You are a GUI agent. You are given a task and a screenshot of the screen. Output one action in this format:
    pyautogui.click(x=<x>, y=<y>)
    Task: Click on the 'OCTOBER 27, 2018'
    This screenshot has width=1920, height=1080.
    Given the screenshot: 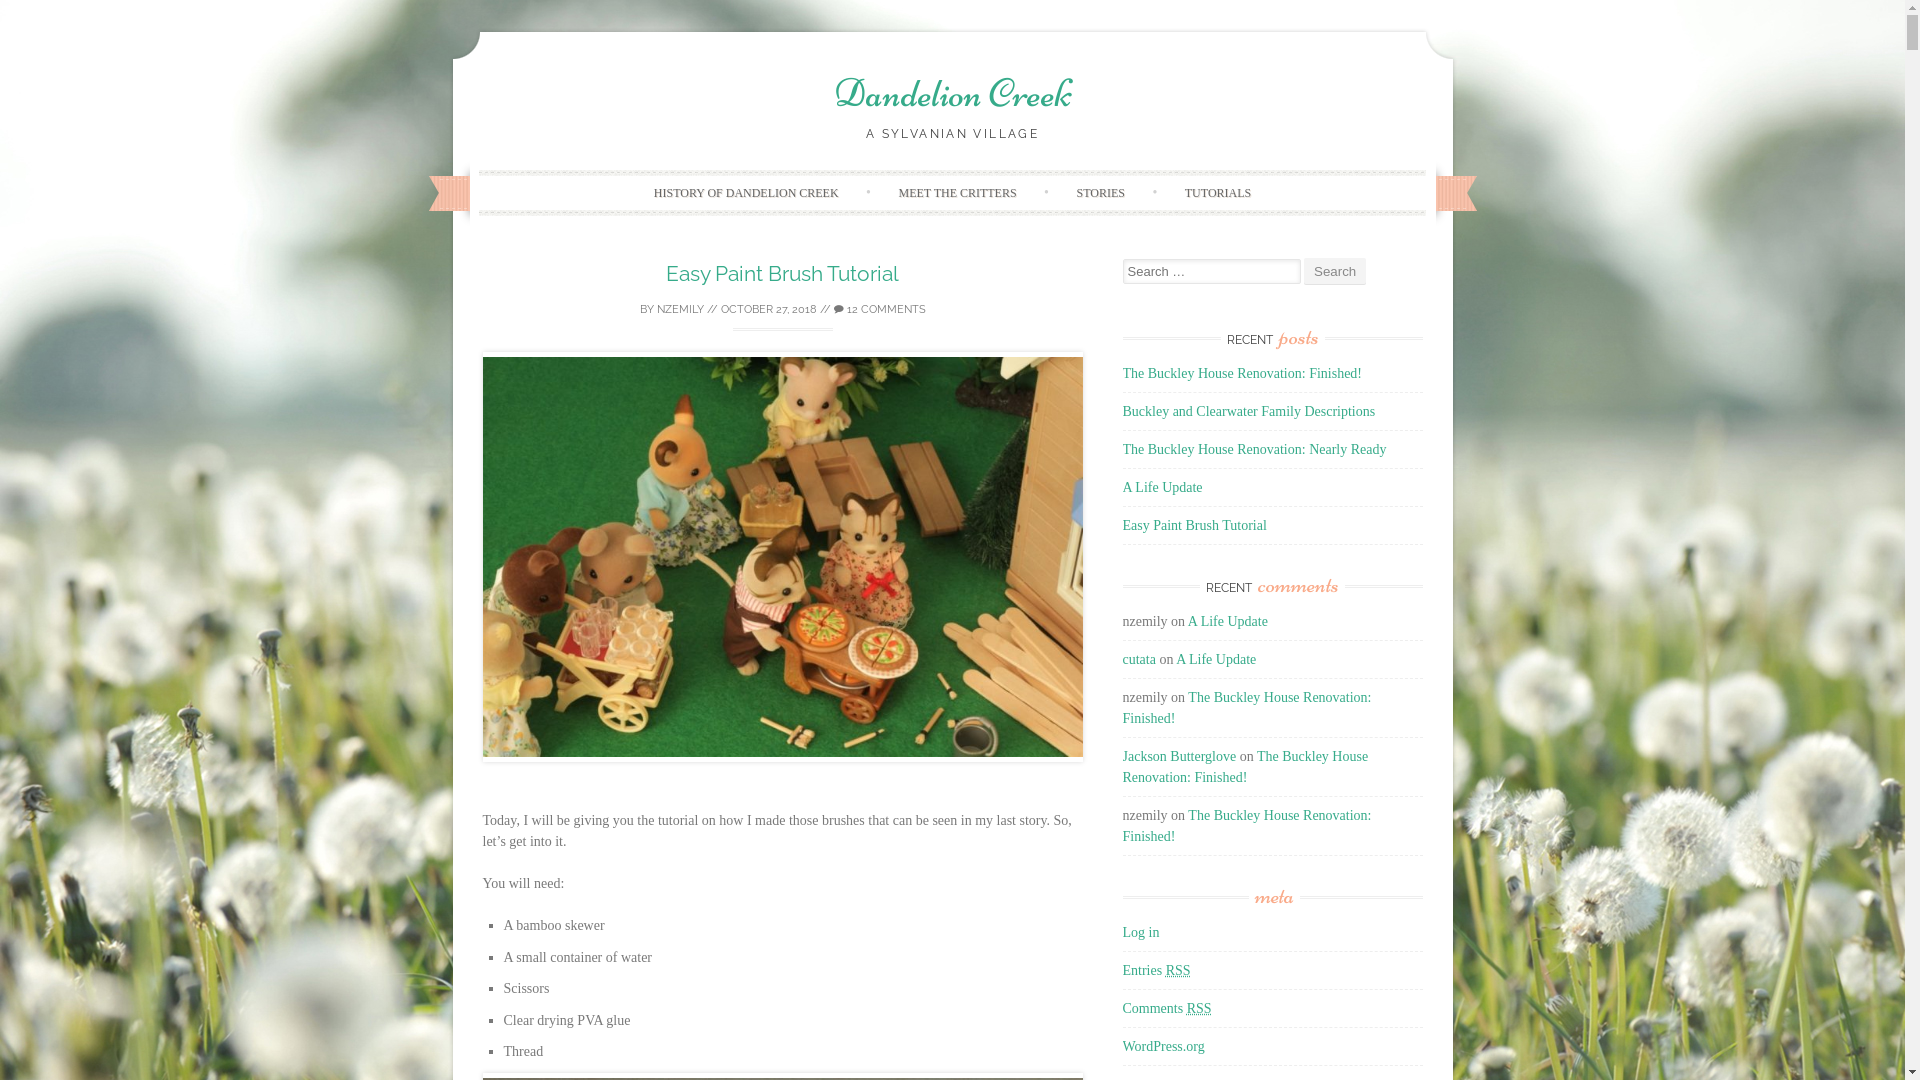 What is the action you would take?
    pyautogui.click(x=767, y=309)
    